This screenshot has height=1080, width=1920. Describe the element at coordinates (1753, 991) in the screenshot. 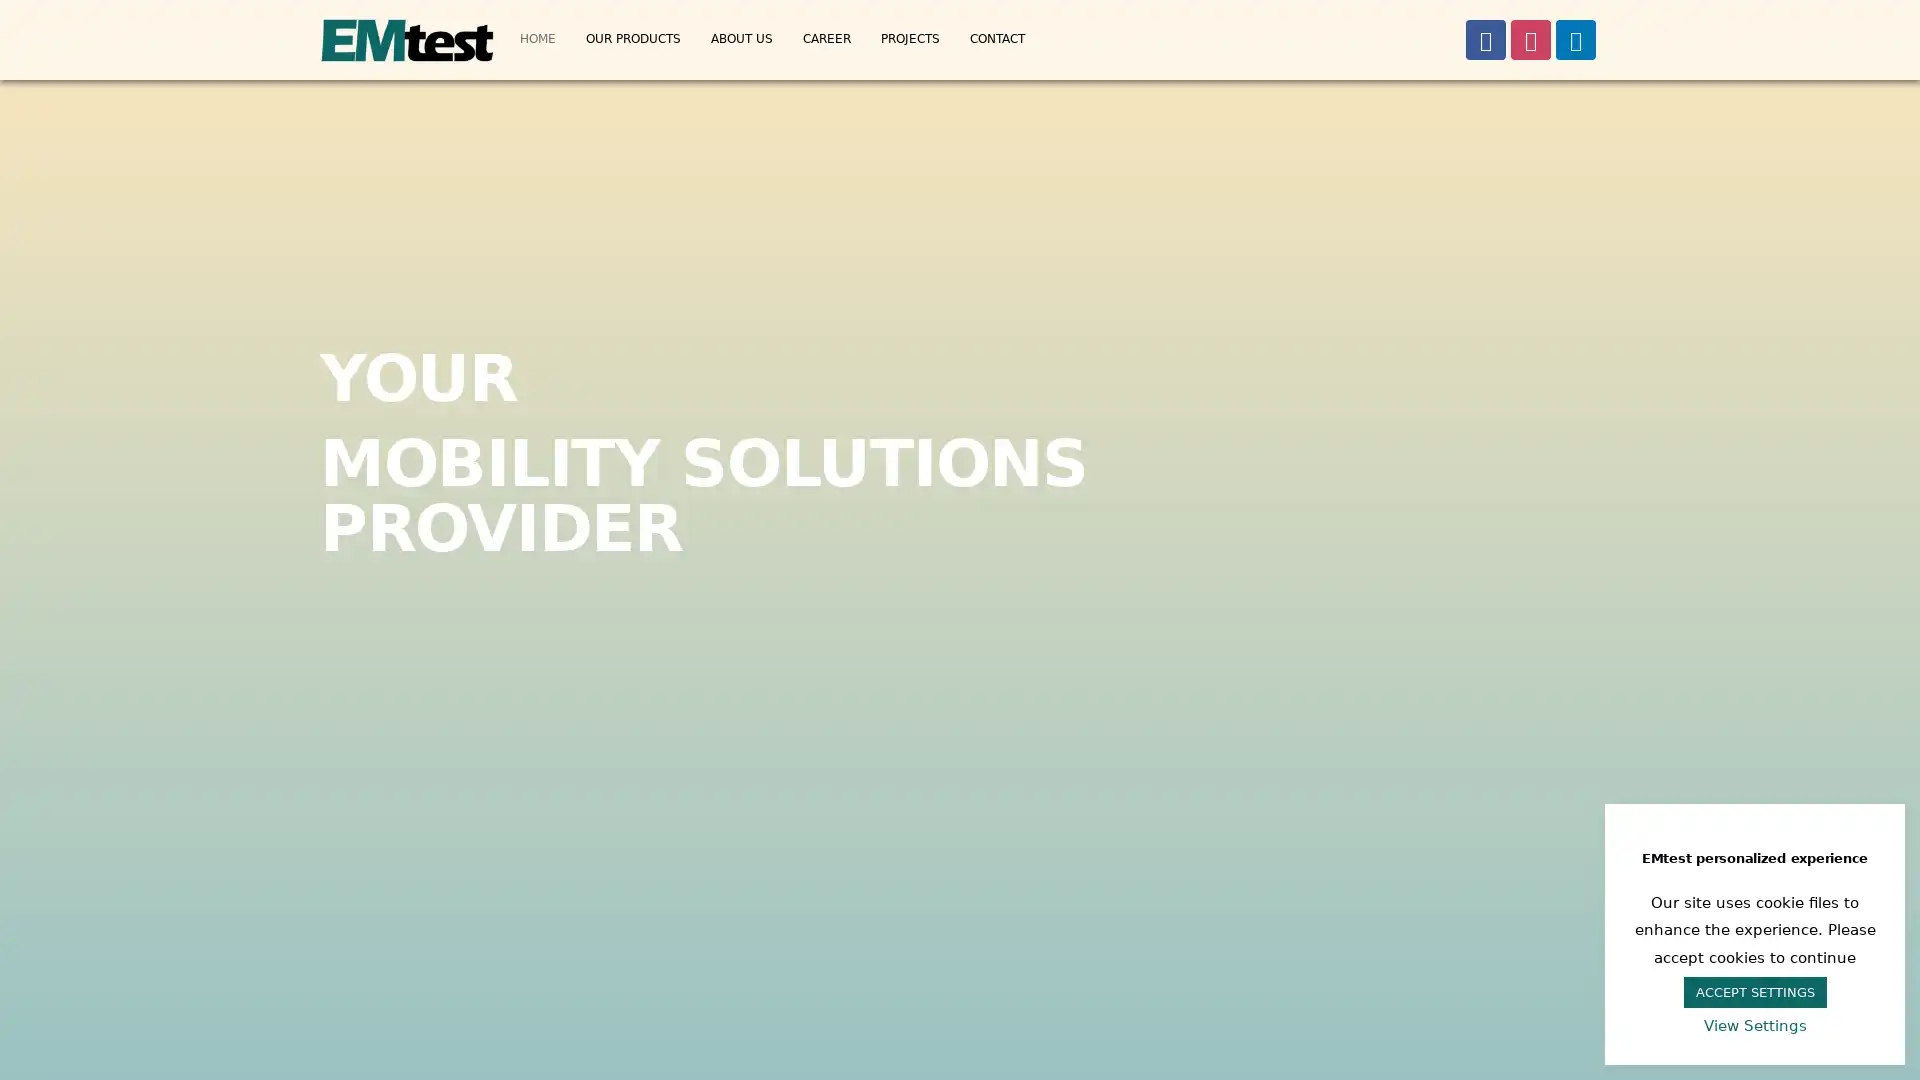

I see `ACCEPT SETTINGS` at that location.